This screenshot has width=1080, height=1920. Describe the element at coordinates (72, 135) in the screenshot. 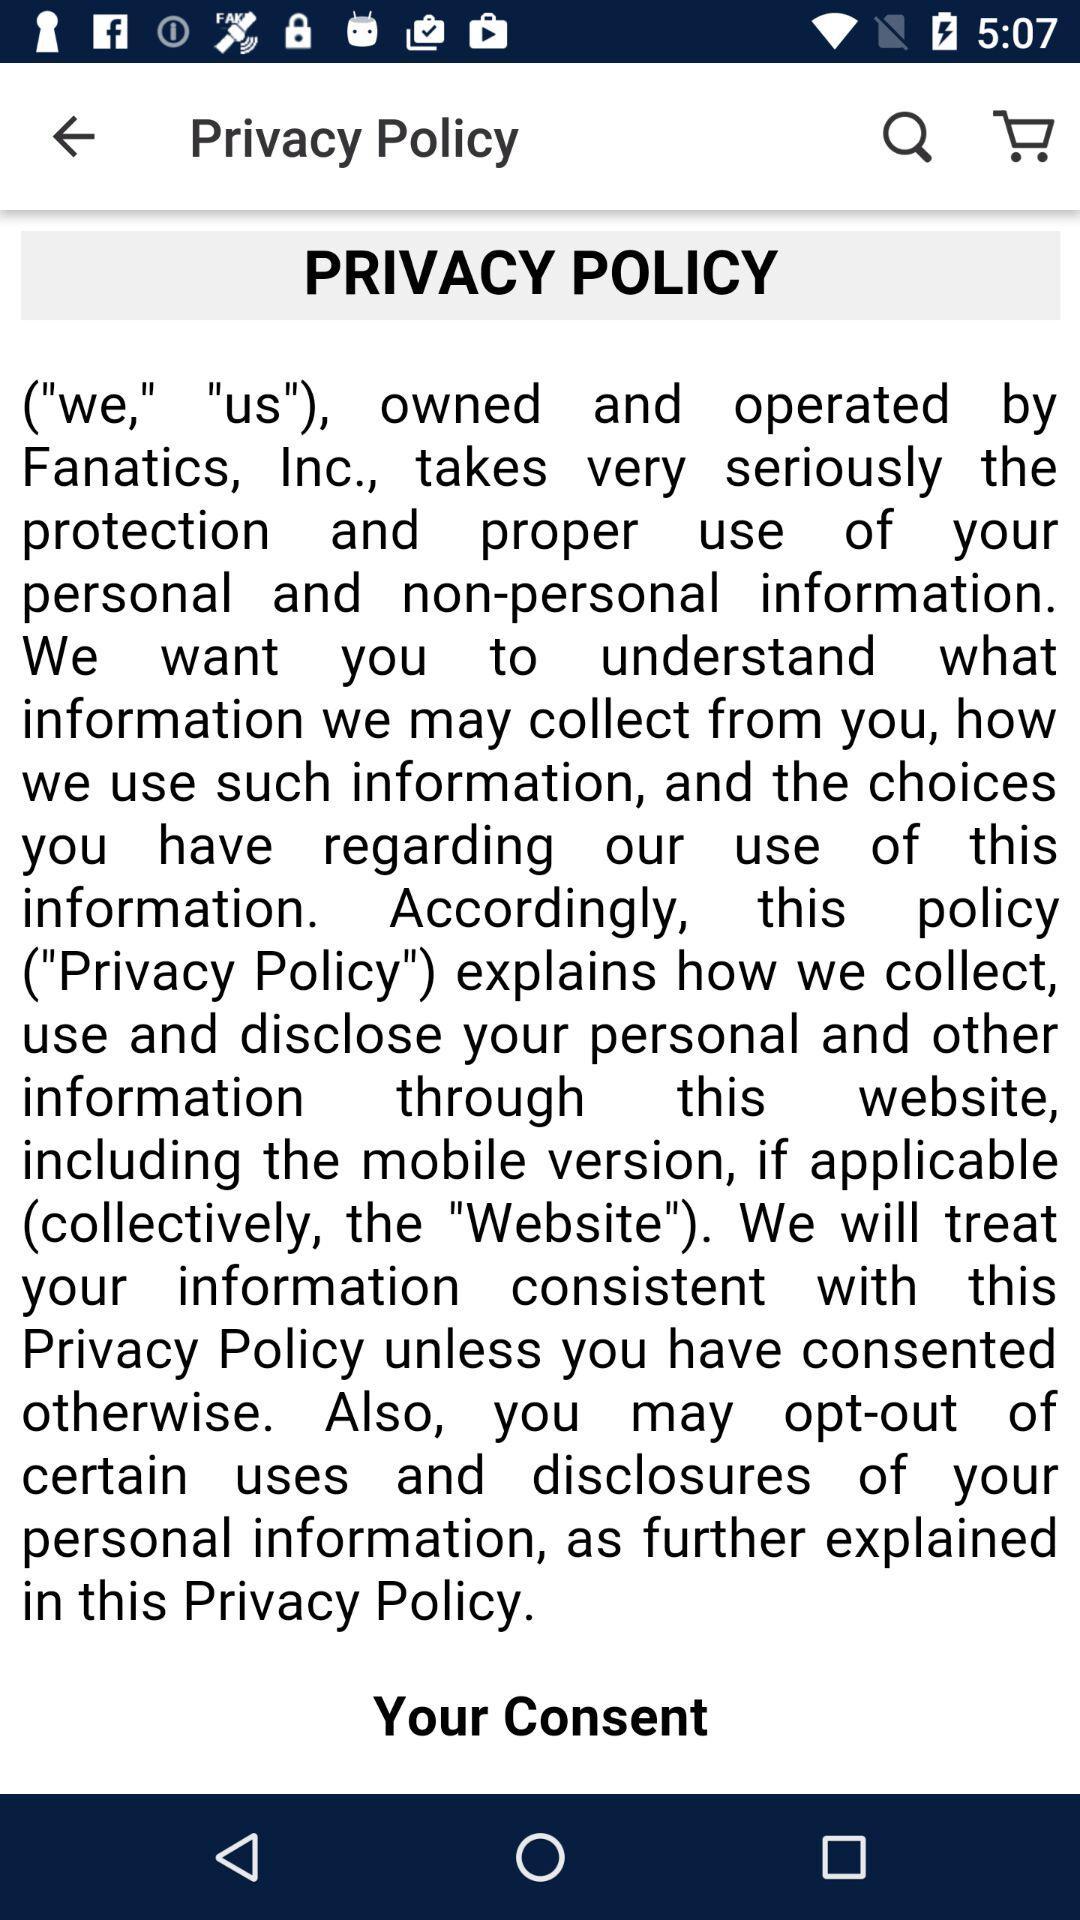

I see `item next to the privacy policy icon` at that location.